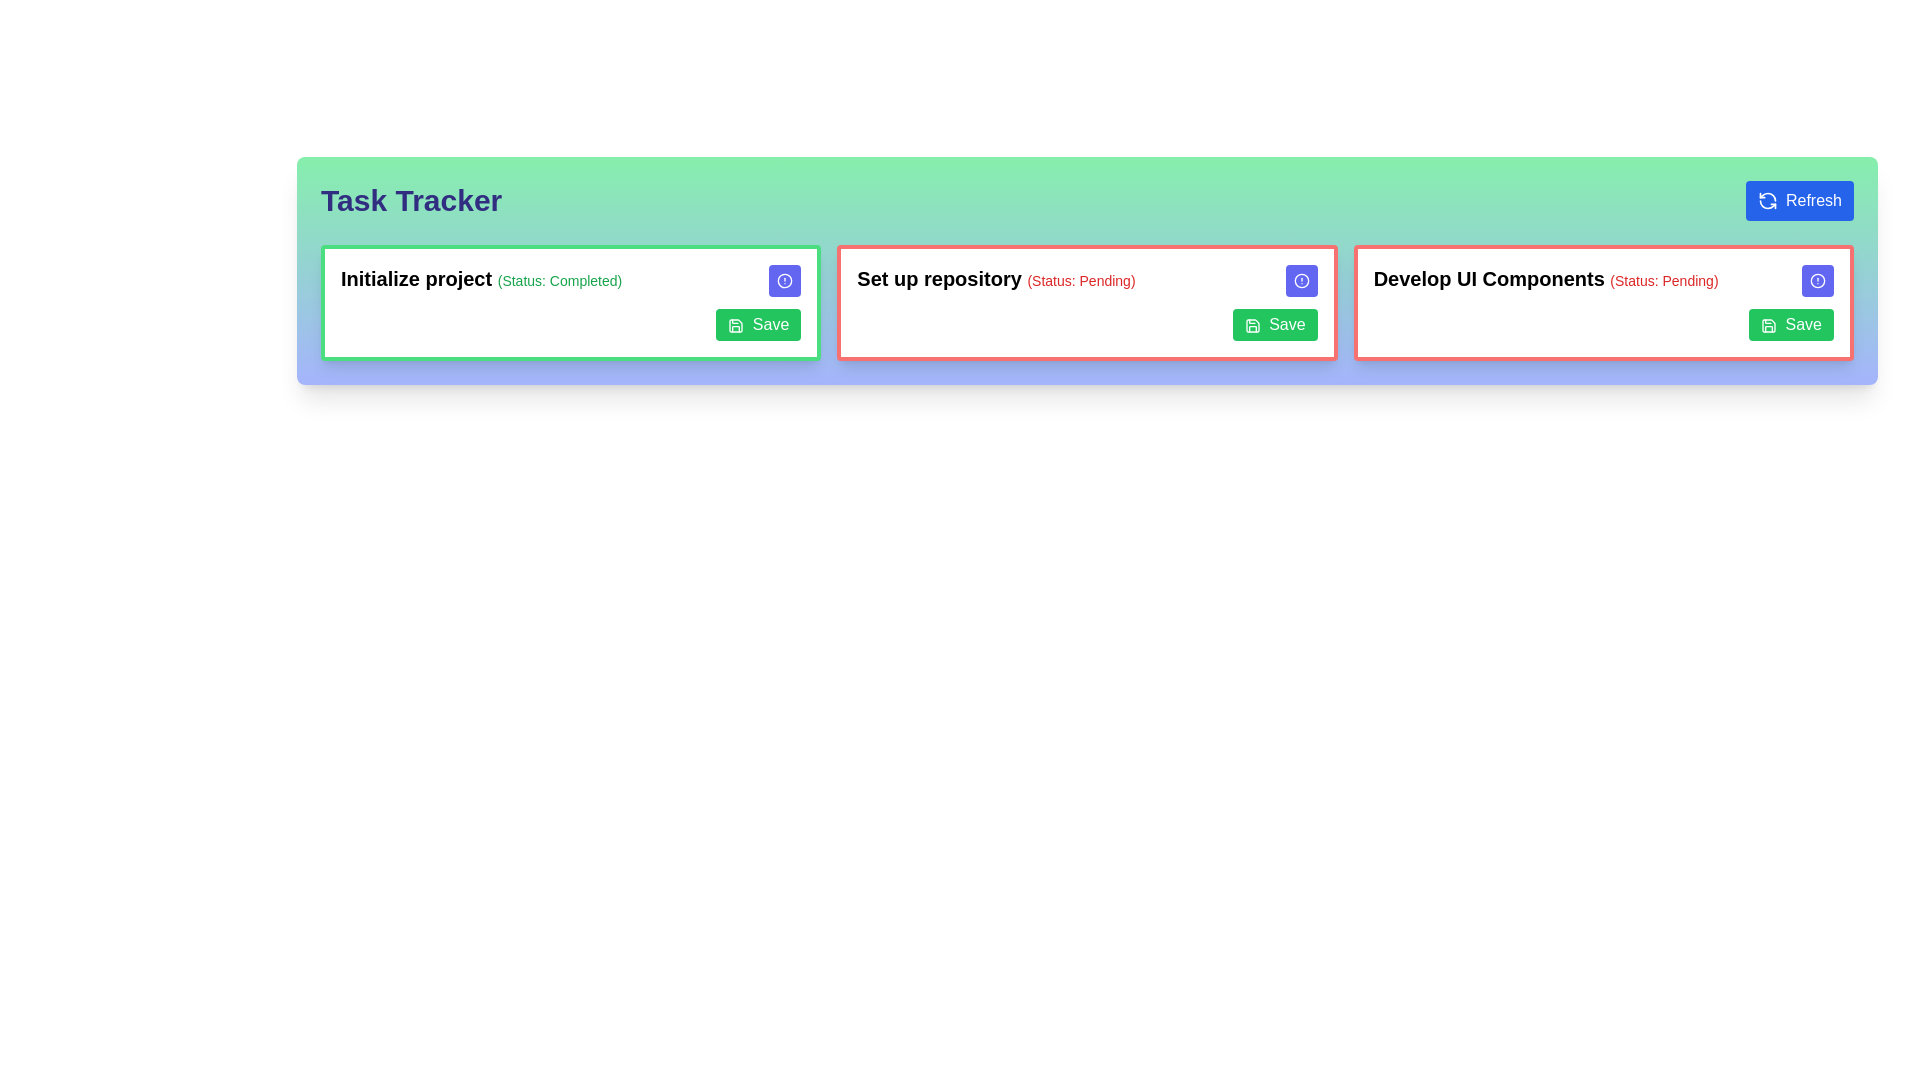 The height and width of the screenshot is (1080, 1920). What do you see at coordinates (1251, 324) in the screenshot?
I see `the 'Save' icon located within the green button in the lower right corner of the 'Set up repository' card` at bounding box center [1251, 324].